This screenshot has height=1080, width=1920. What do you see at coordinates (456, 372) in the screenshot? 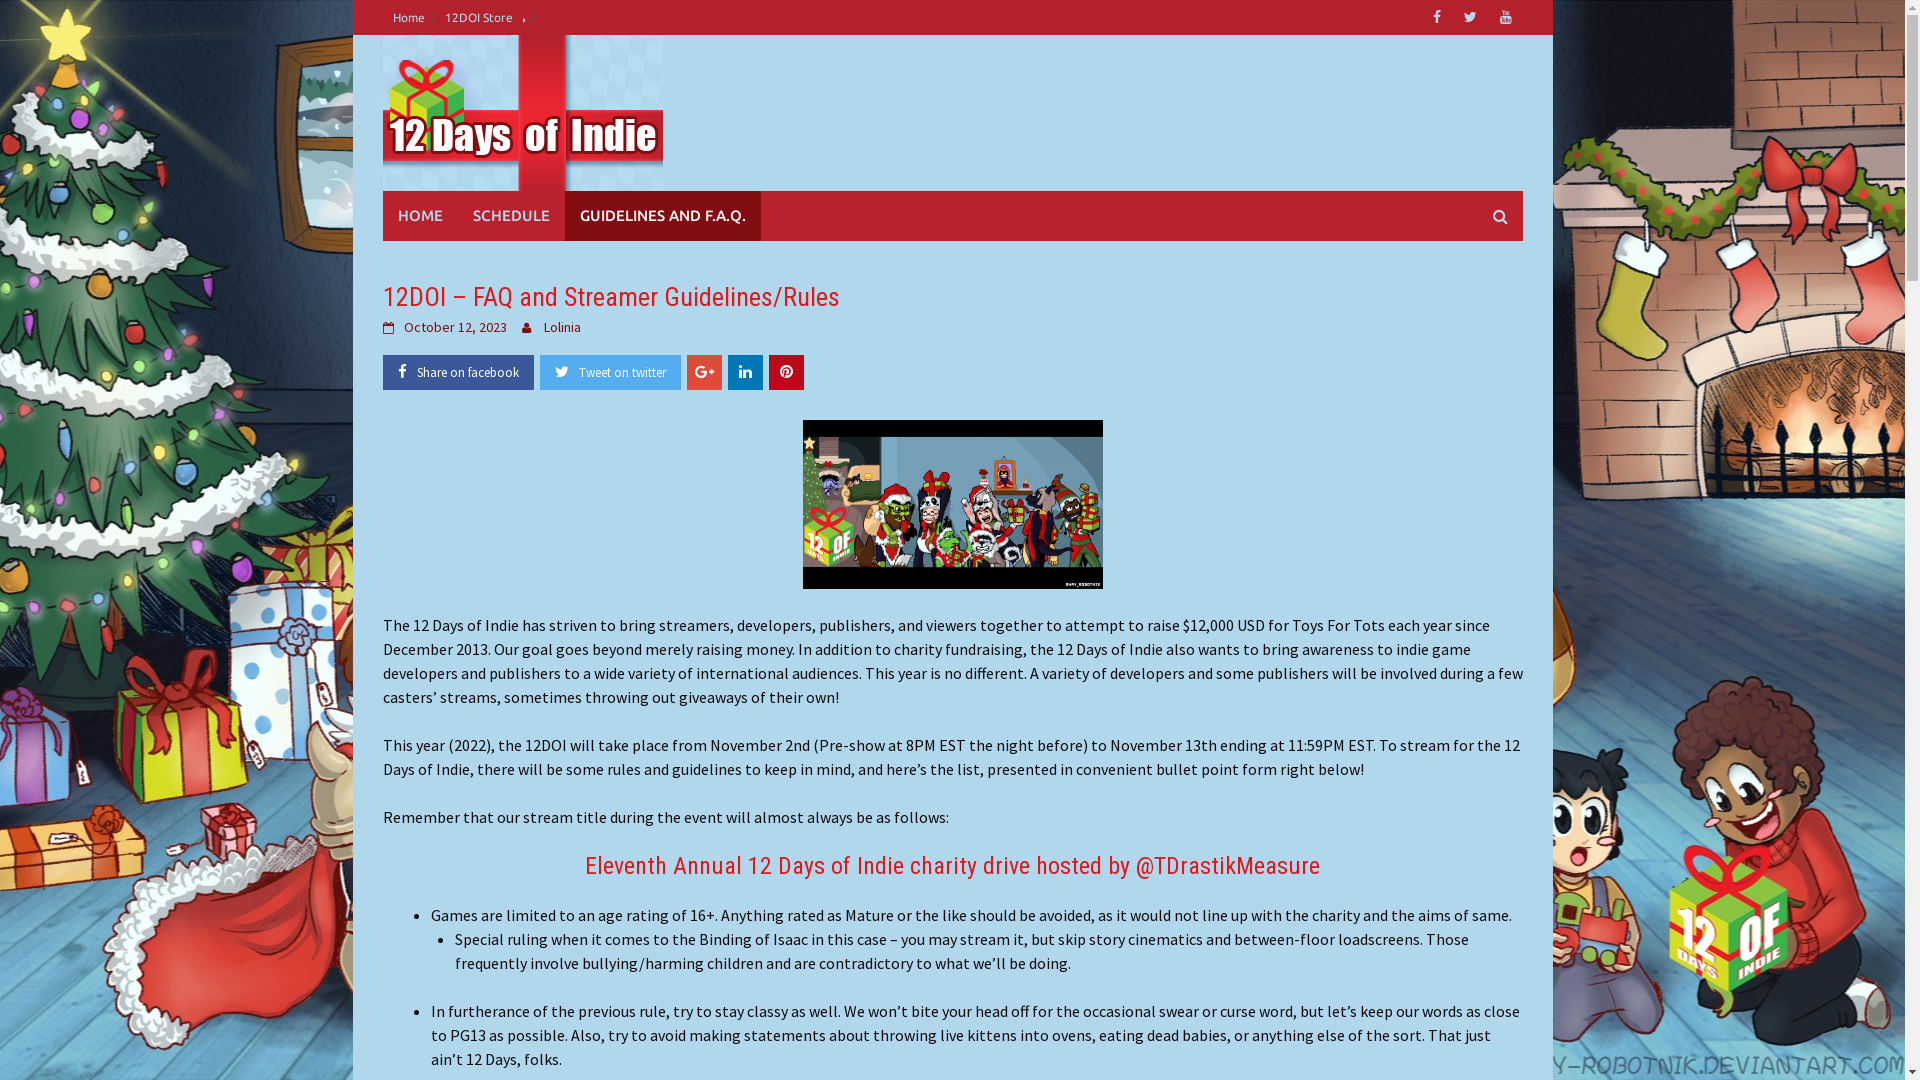
I see `'Share on facebook'` at bounding box center [456, 372].